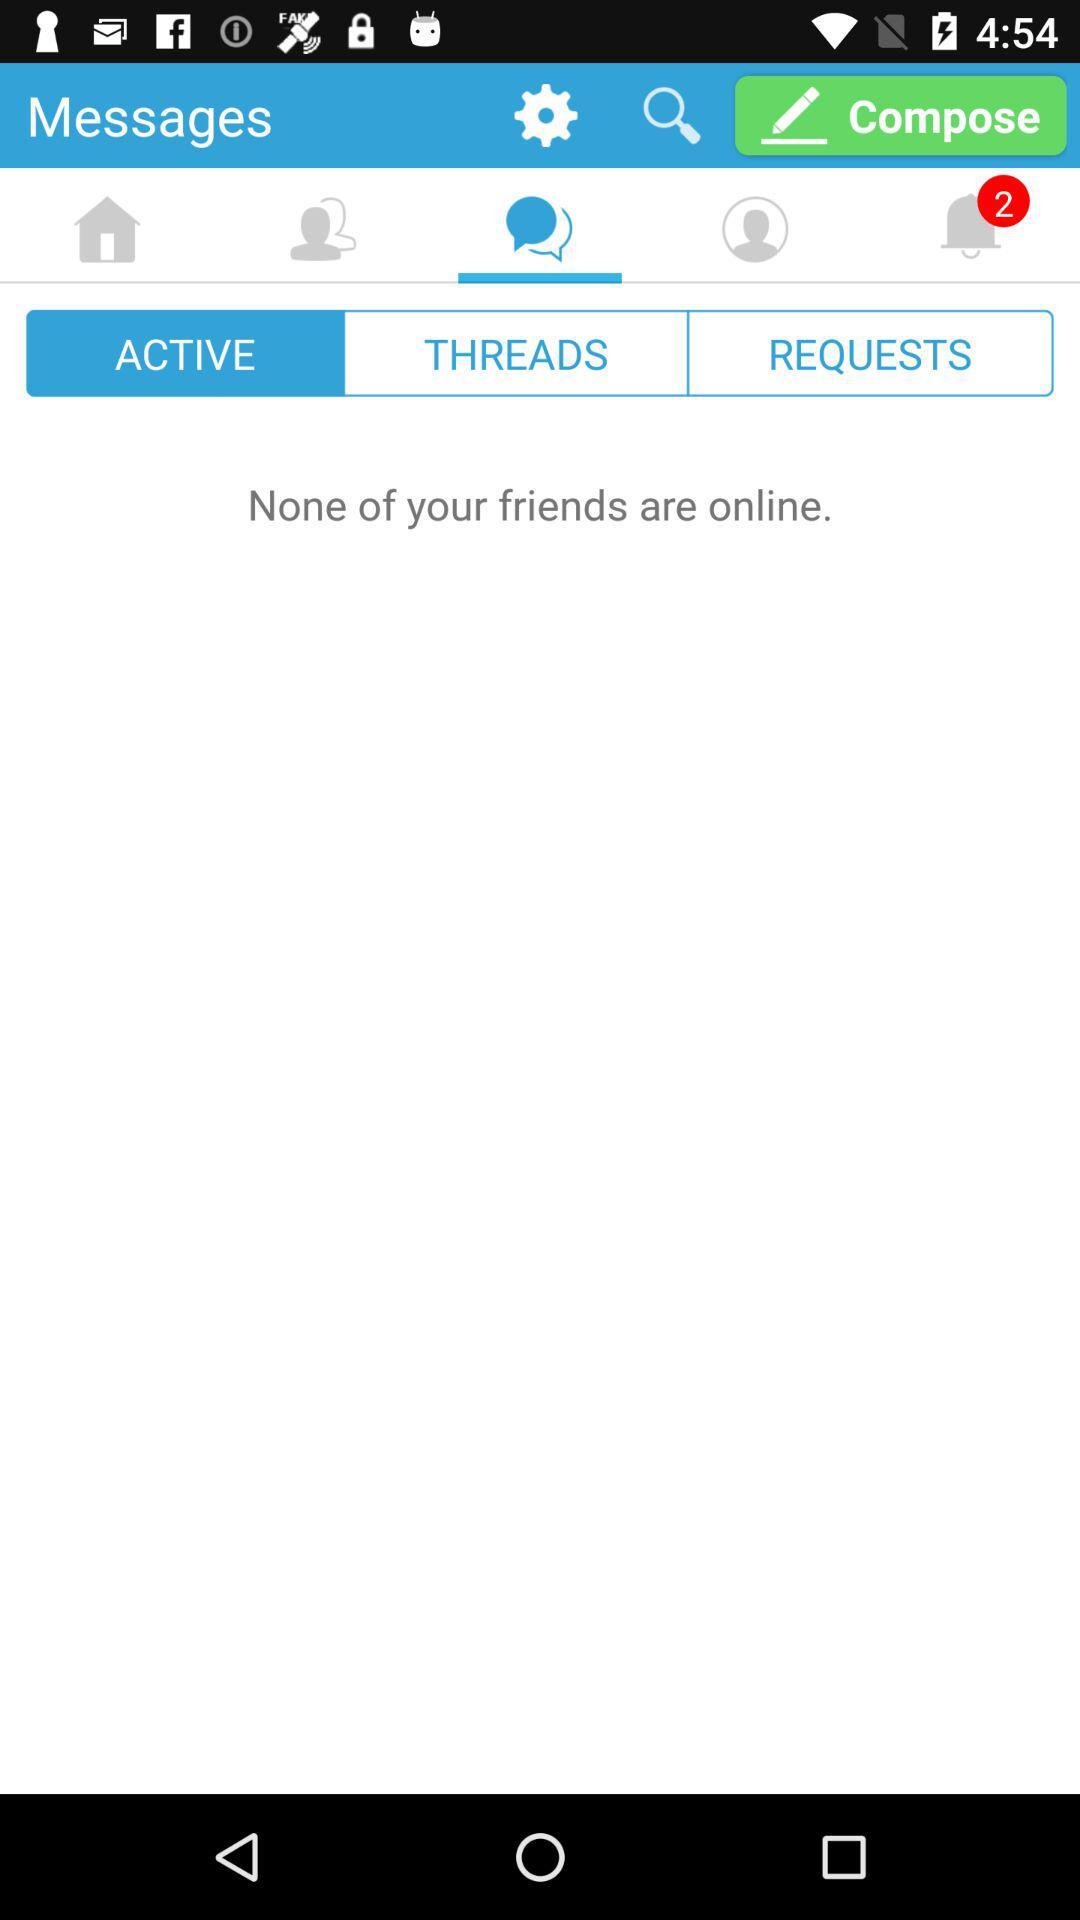 The image size is (1080, 1920). Describe the element at coordinates (546, 114) in the screenshot. I see `the item next to the messages` at that location.